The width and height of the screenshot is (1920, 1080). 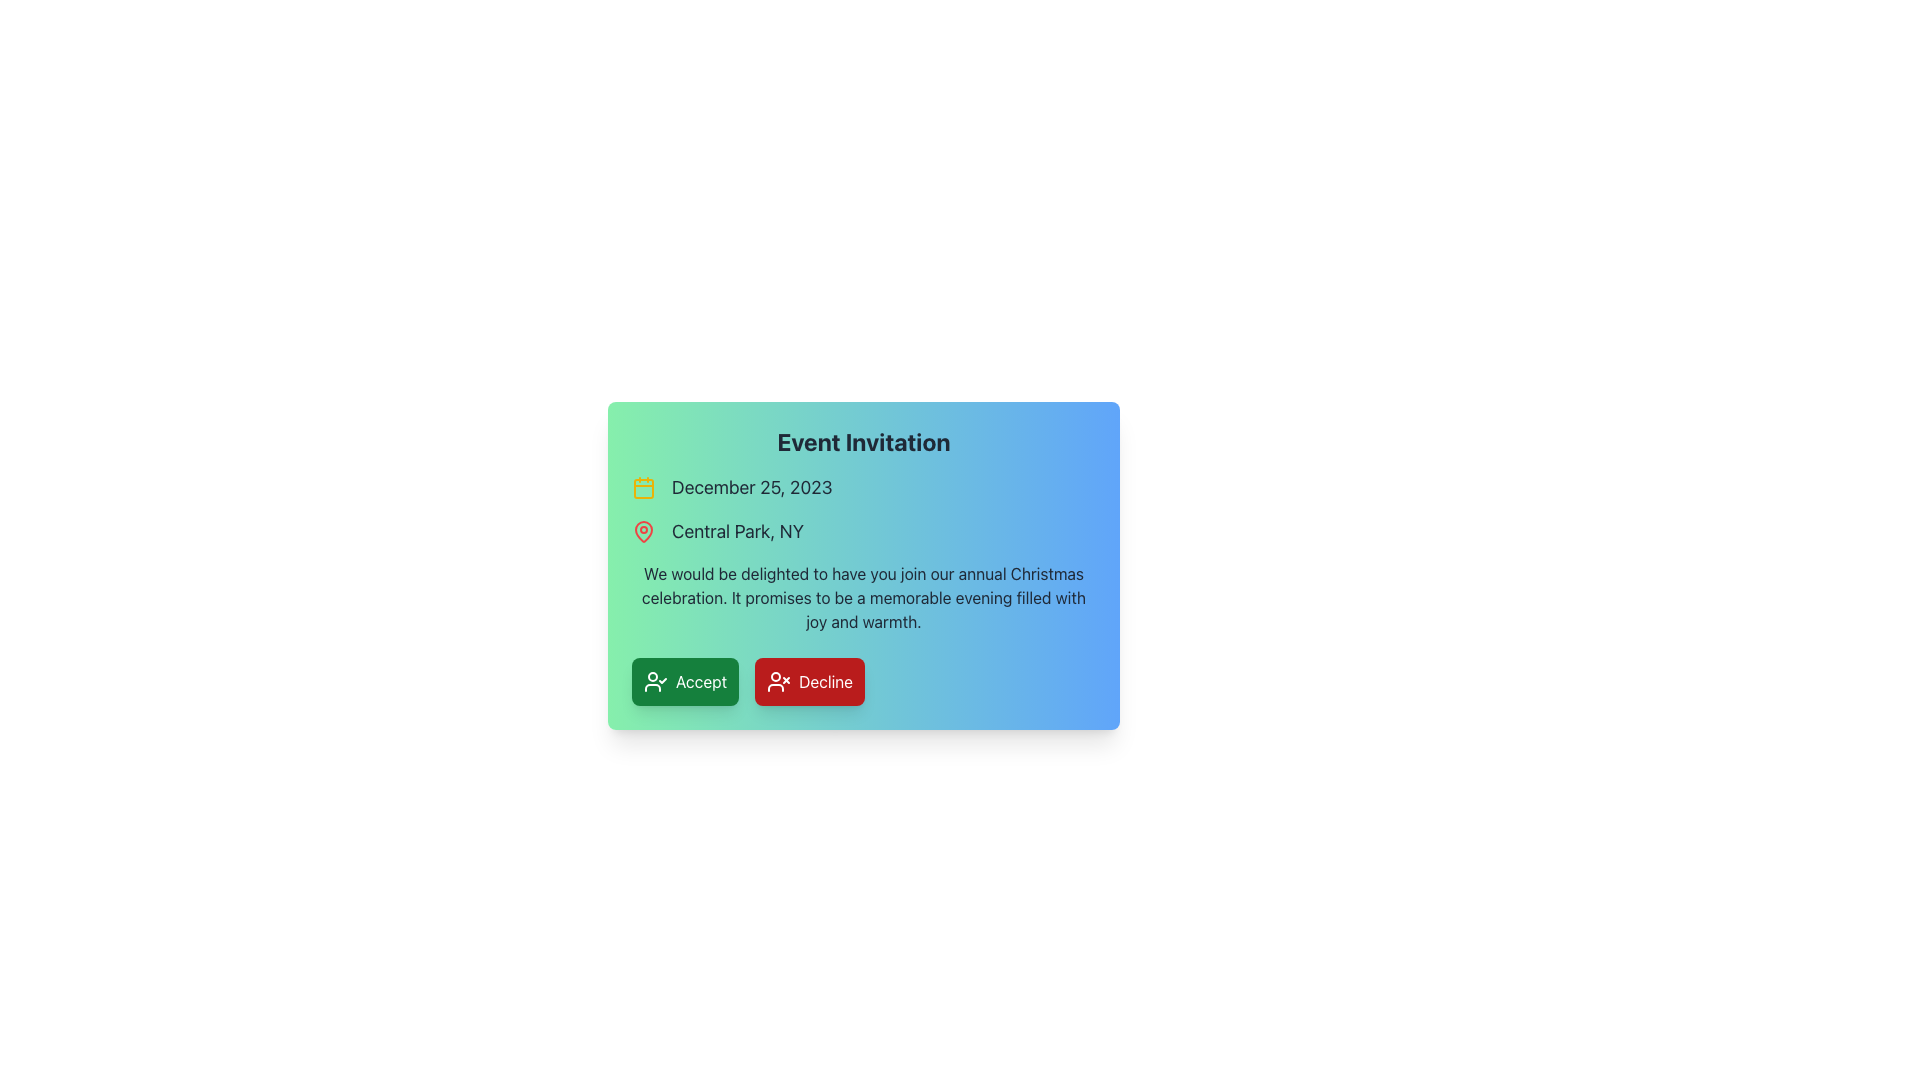 What do you see at coordinates (643, 530) in the screenshot?
I see `the location pin icon, which is a red outlined teardrop-shaped SVG located near the text 'Central Park, NY', for further interaction` at bounding box center [643, 530].